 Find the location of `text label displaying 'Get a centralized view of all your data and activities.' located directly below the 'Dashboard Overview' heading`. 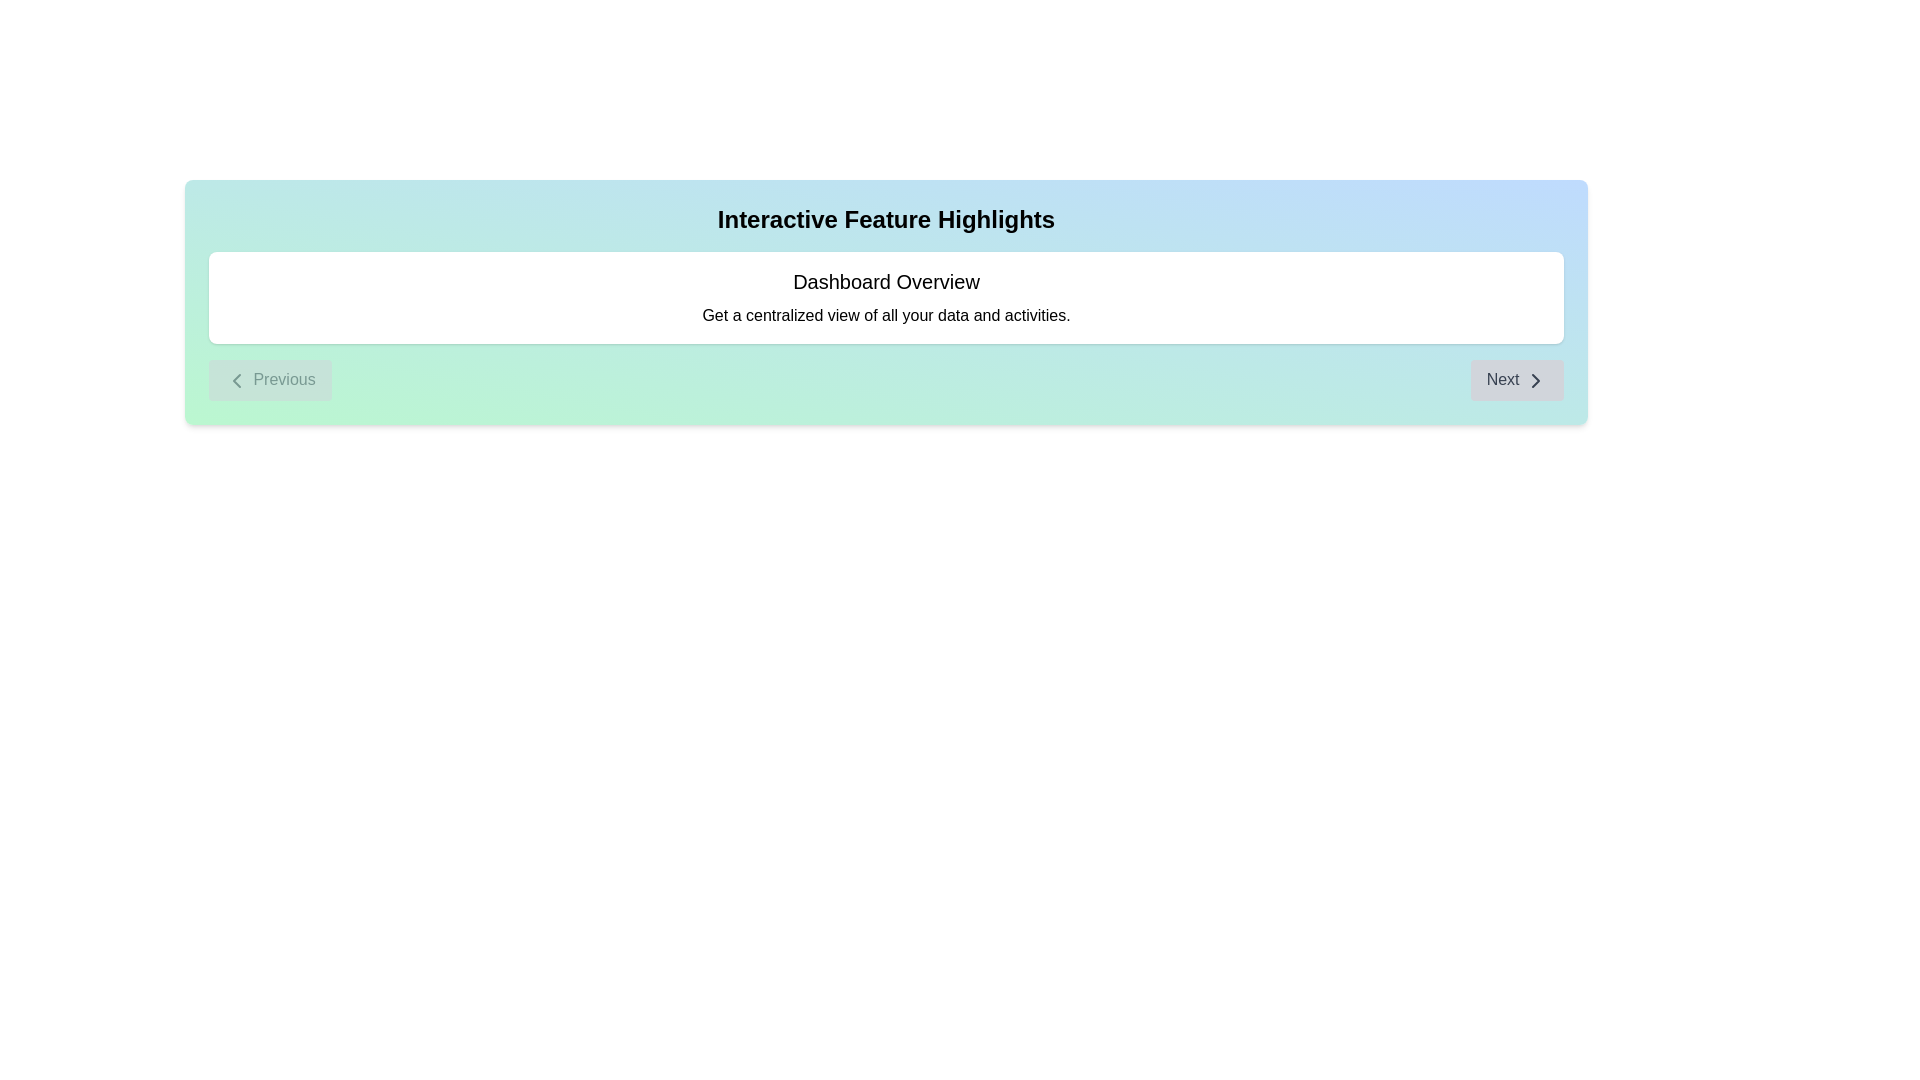

text label displaying 'Get a centralized view of all your data and activities.' located directly below the 'Dashboard Overview' heading is located at coordinates (885, 315).